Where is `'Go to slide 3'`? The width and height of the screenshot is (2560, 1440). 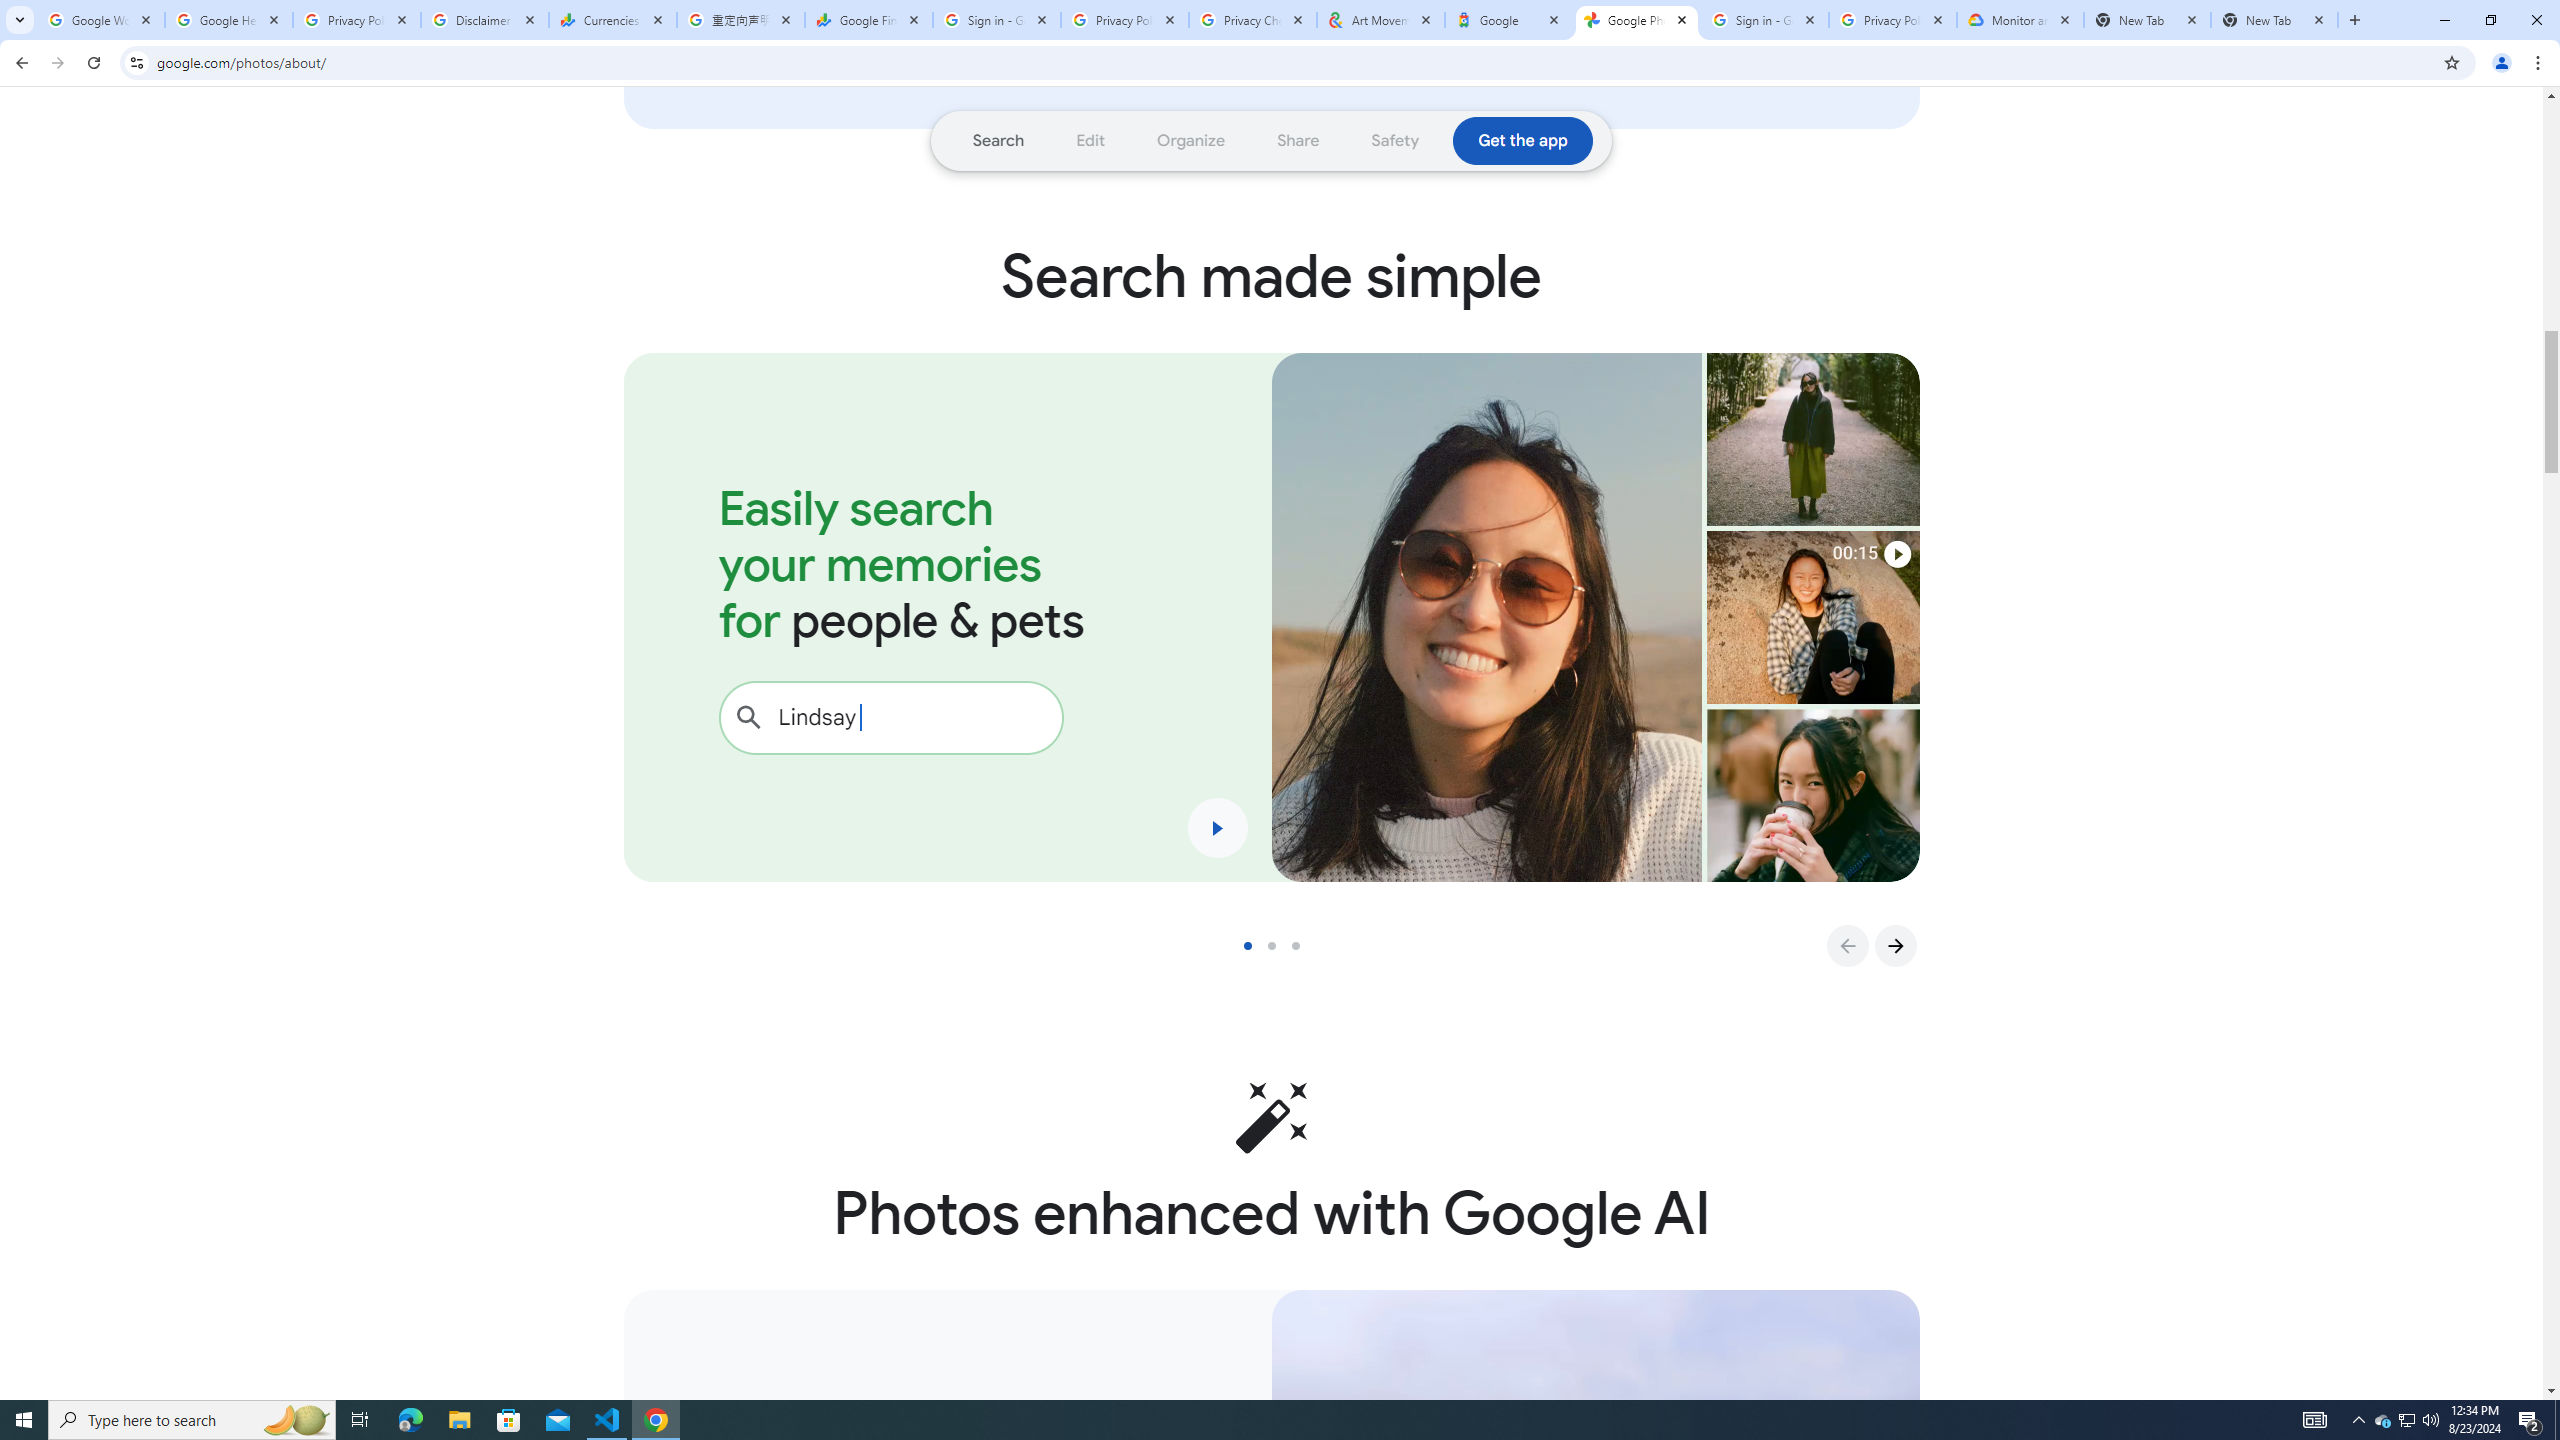 'Go to slide 3' is located at coordinates (1303, 945).